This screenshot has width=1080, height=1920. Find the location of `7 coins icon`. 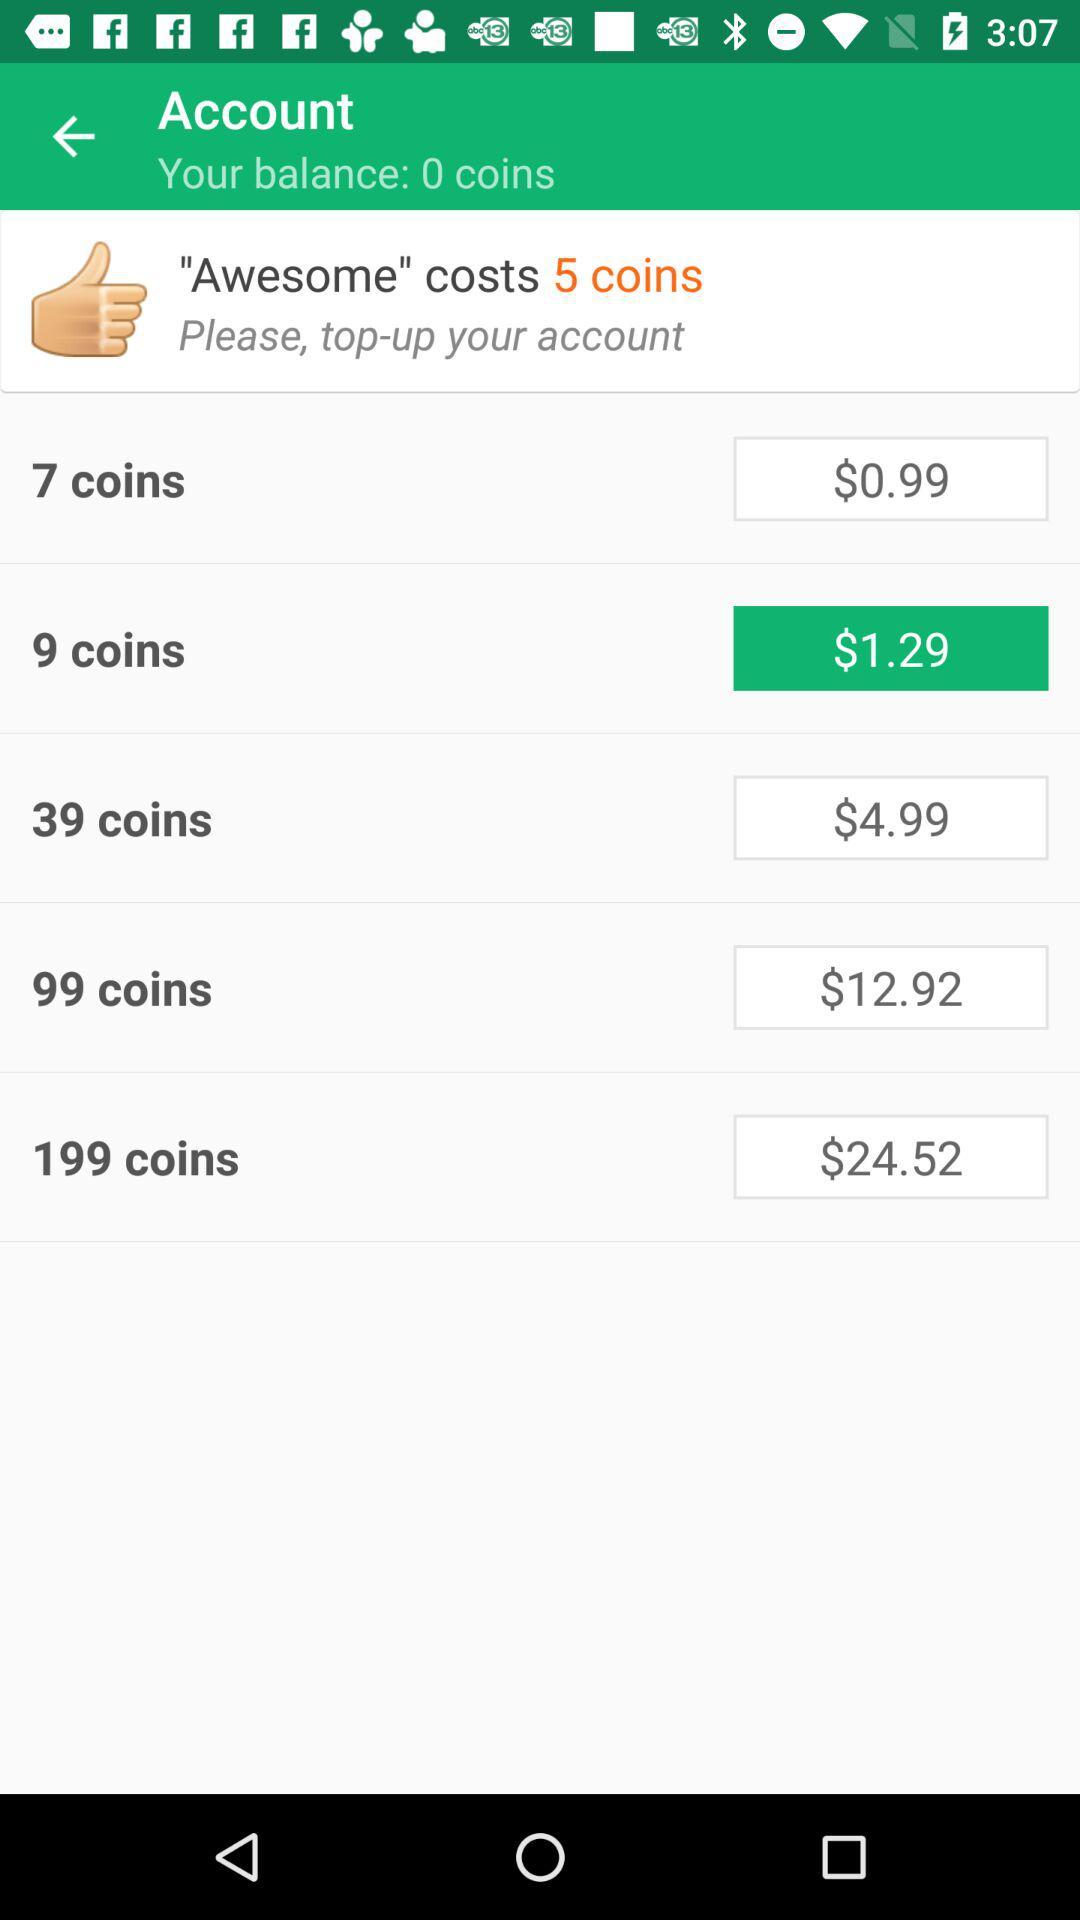

7 coins icon is located at coordinates (382, 477).